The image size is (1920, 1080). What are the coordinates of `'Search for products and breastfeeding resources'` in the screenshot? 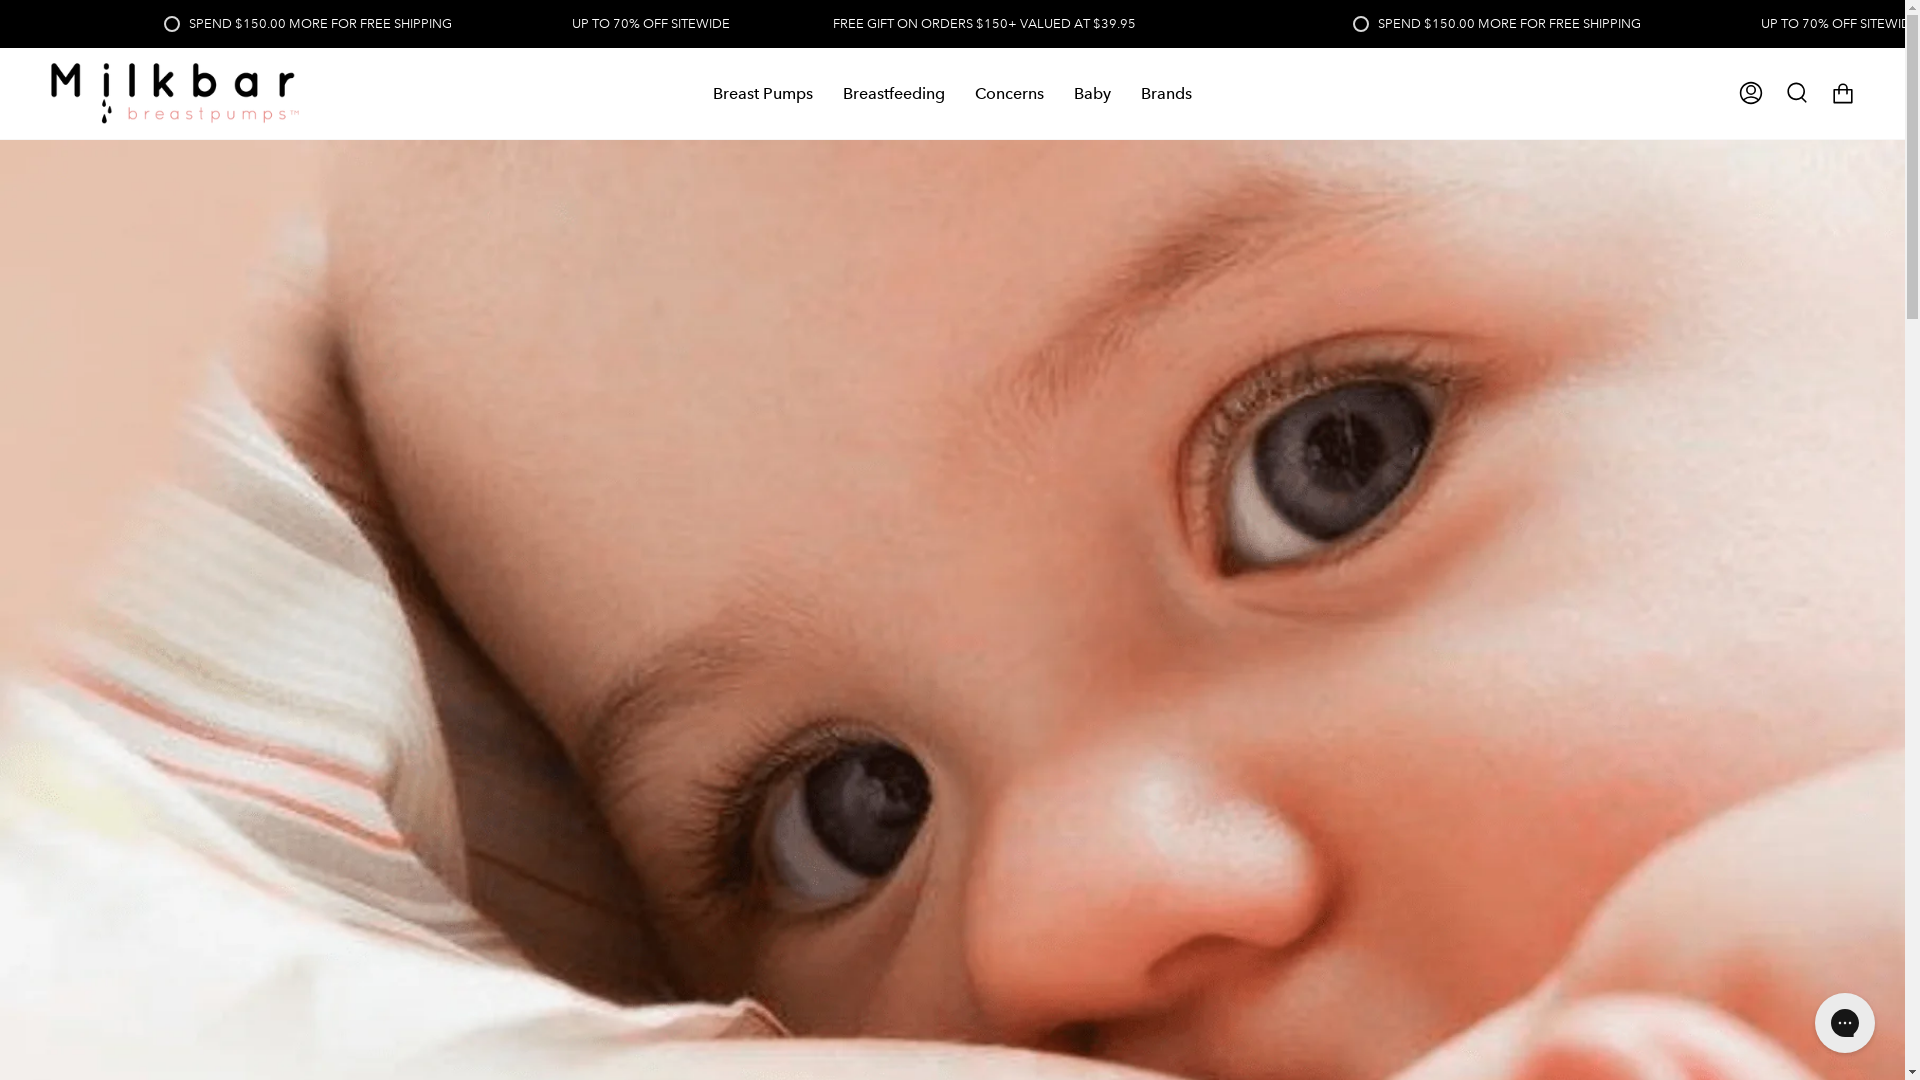 It's located at (1796, 93).